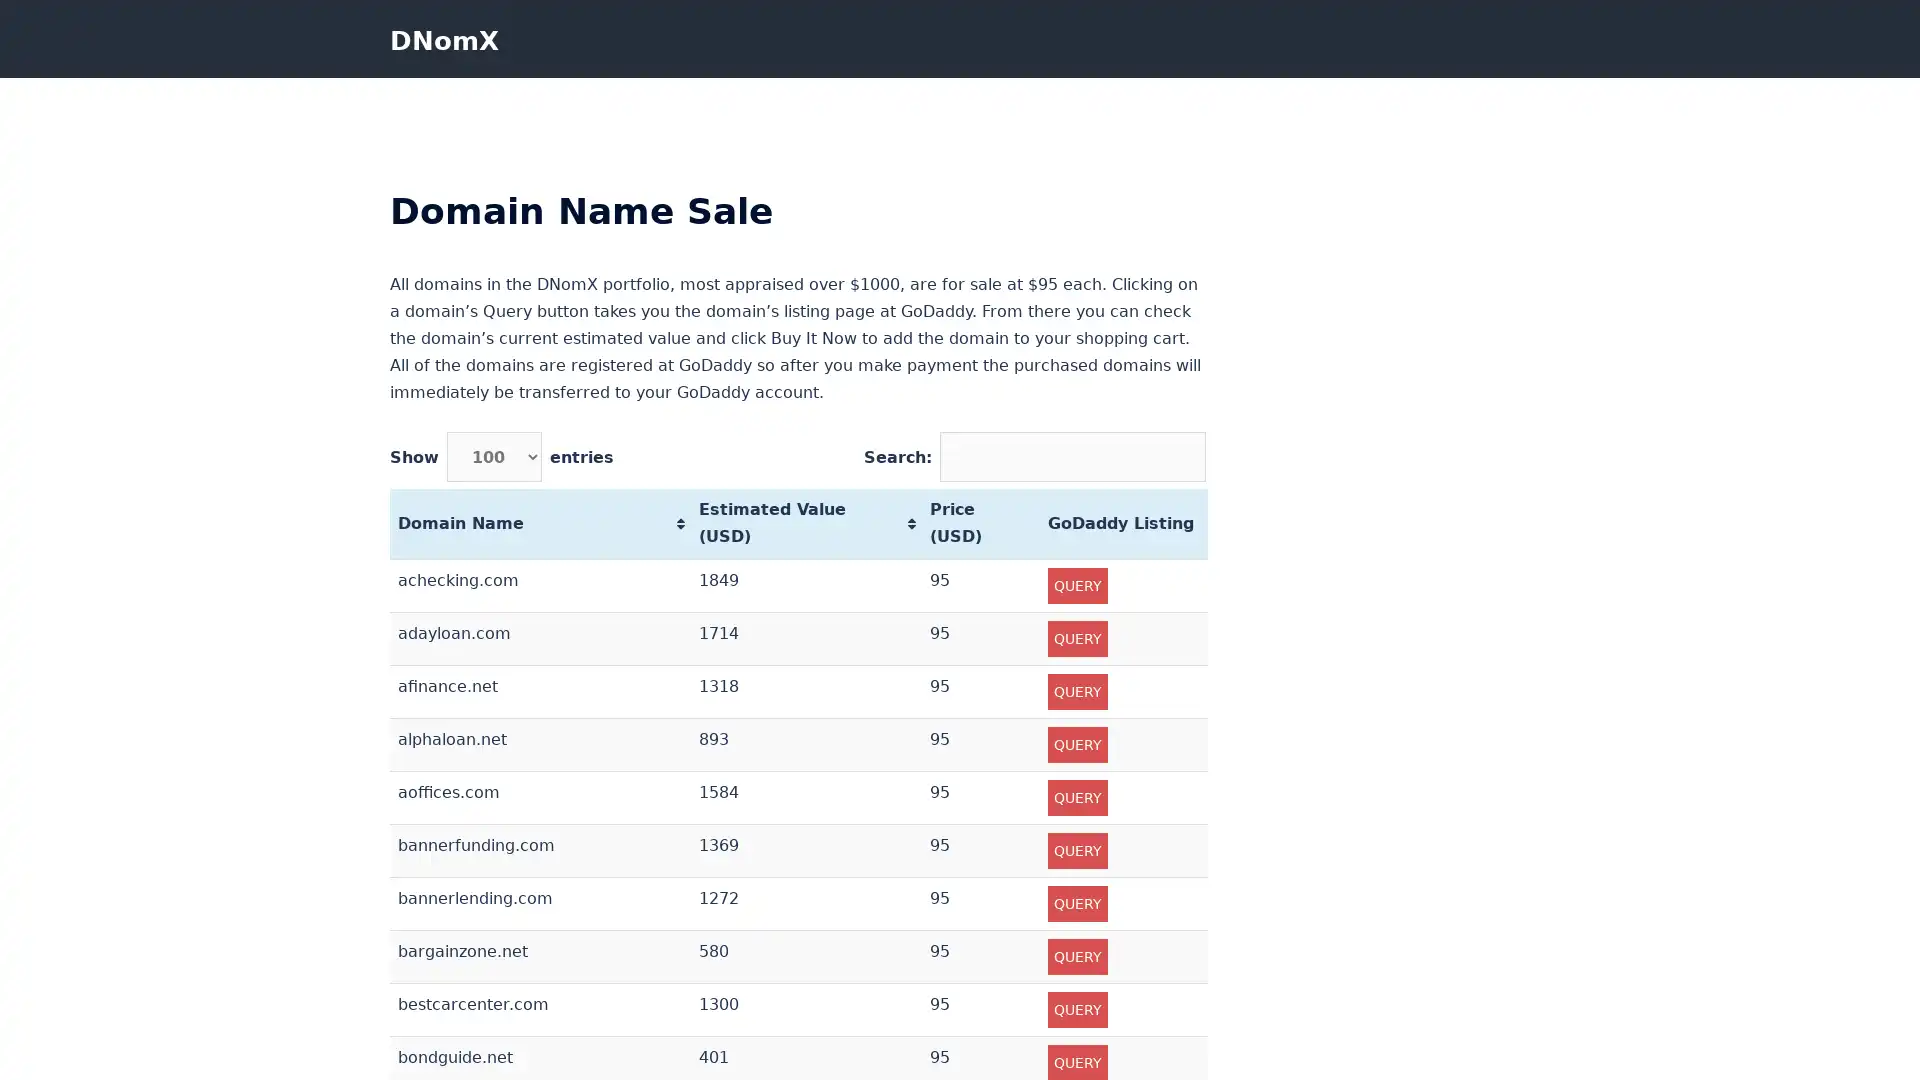  I want to click on QUERY, so click(1075, 851).